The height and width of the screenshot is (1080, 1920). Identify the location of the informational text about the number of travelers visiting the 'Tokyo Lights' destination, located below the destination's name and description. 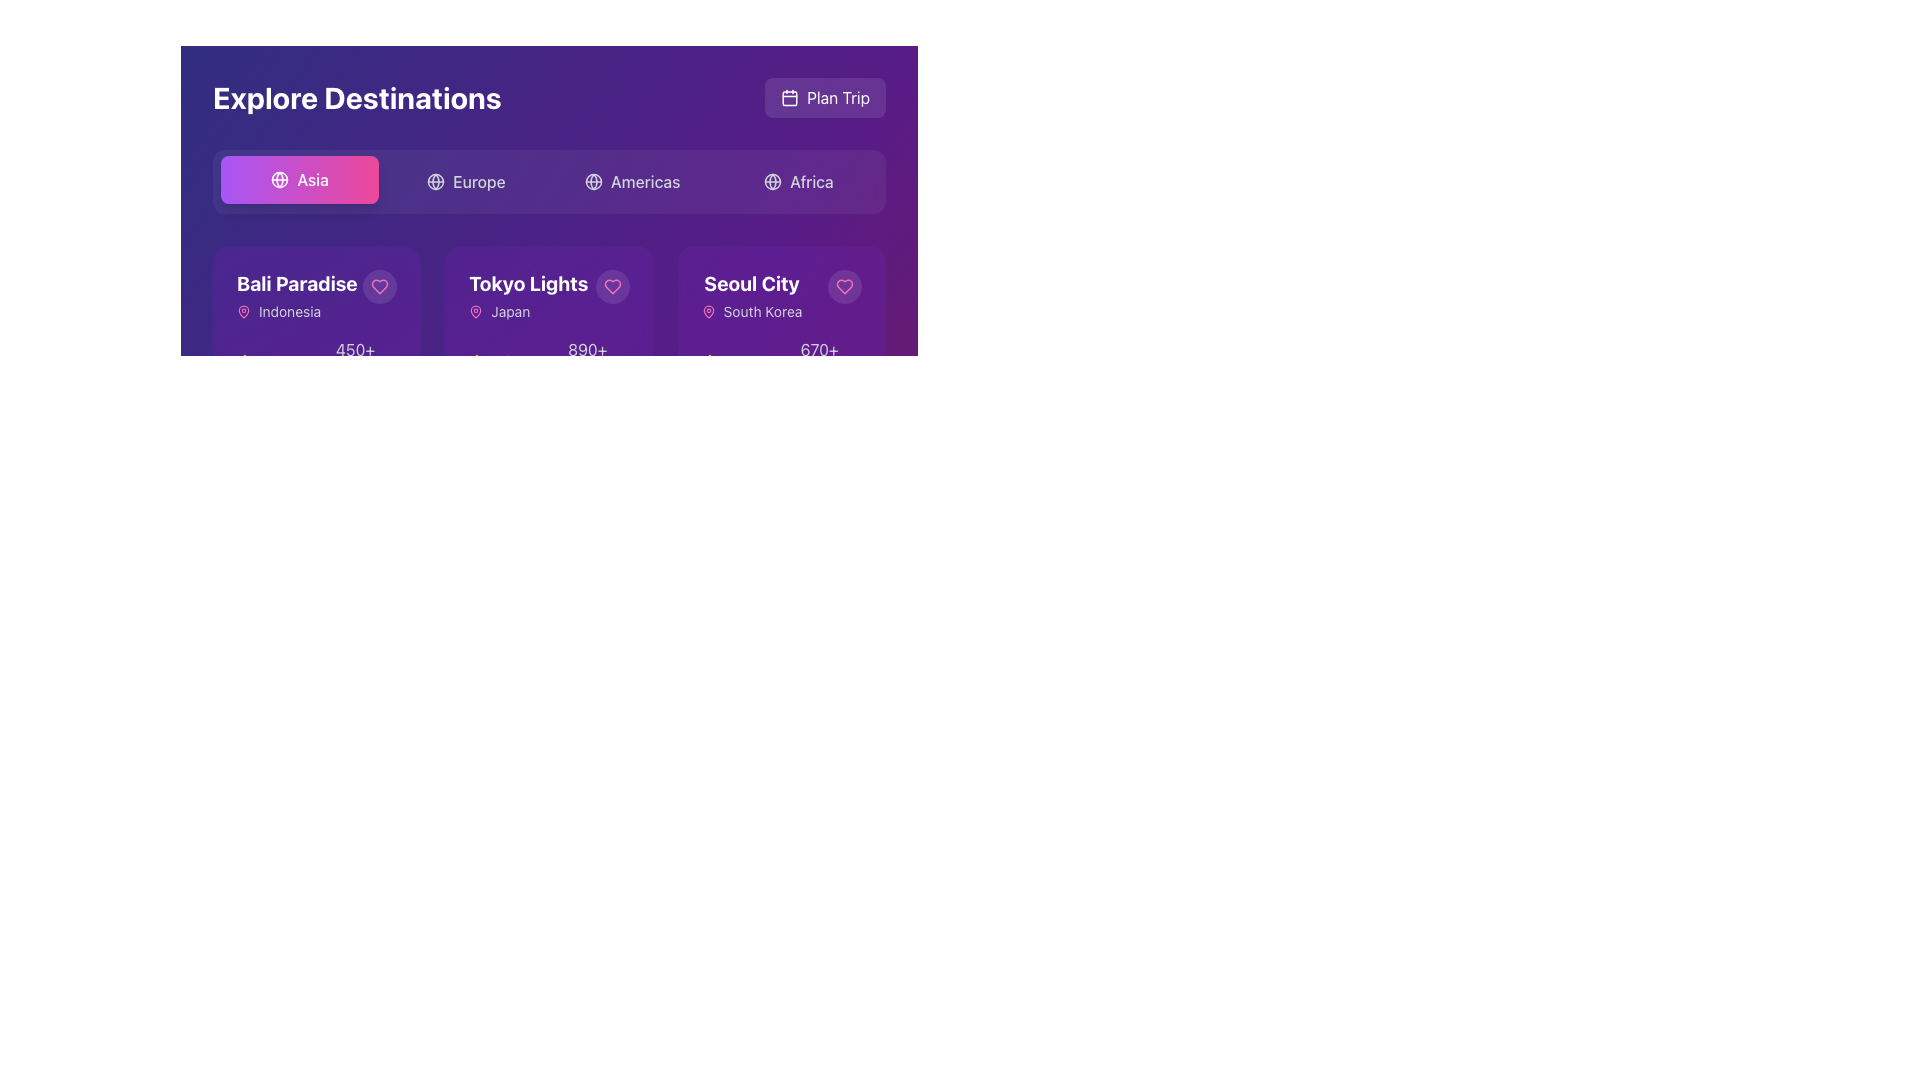
(578, 362).